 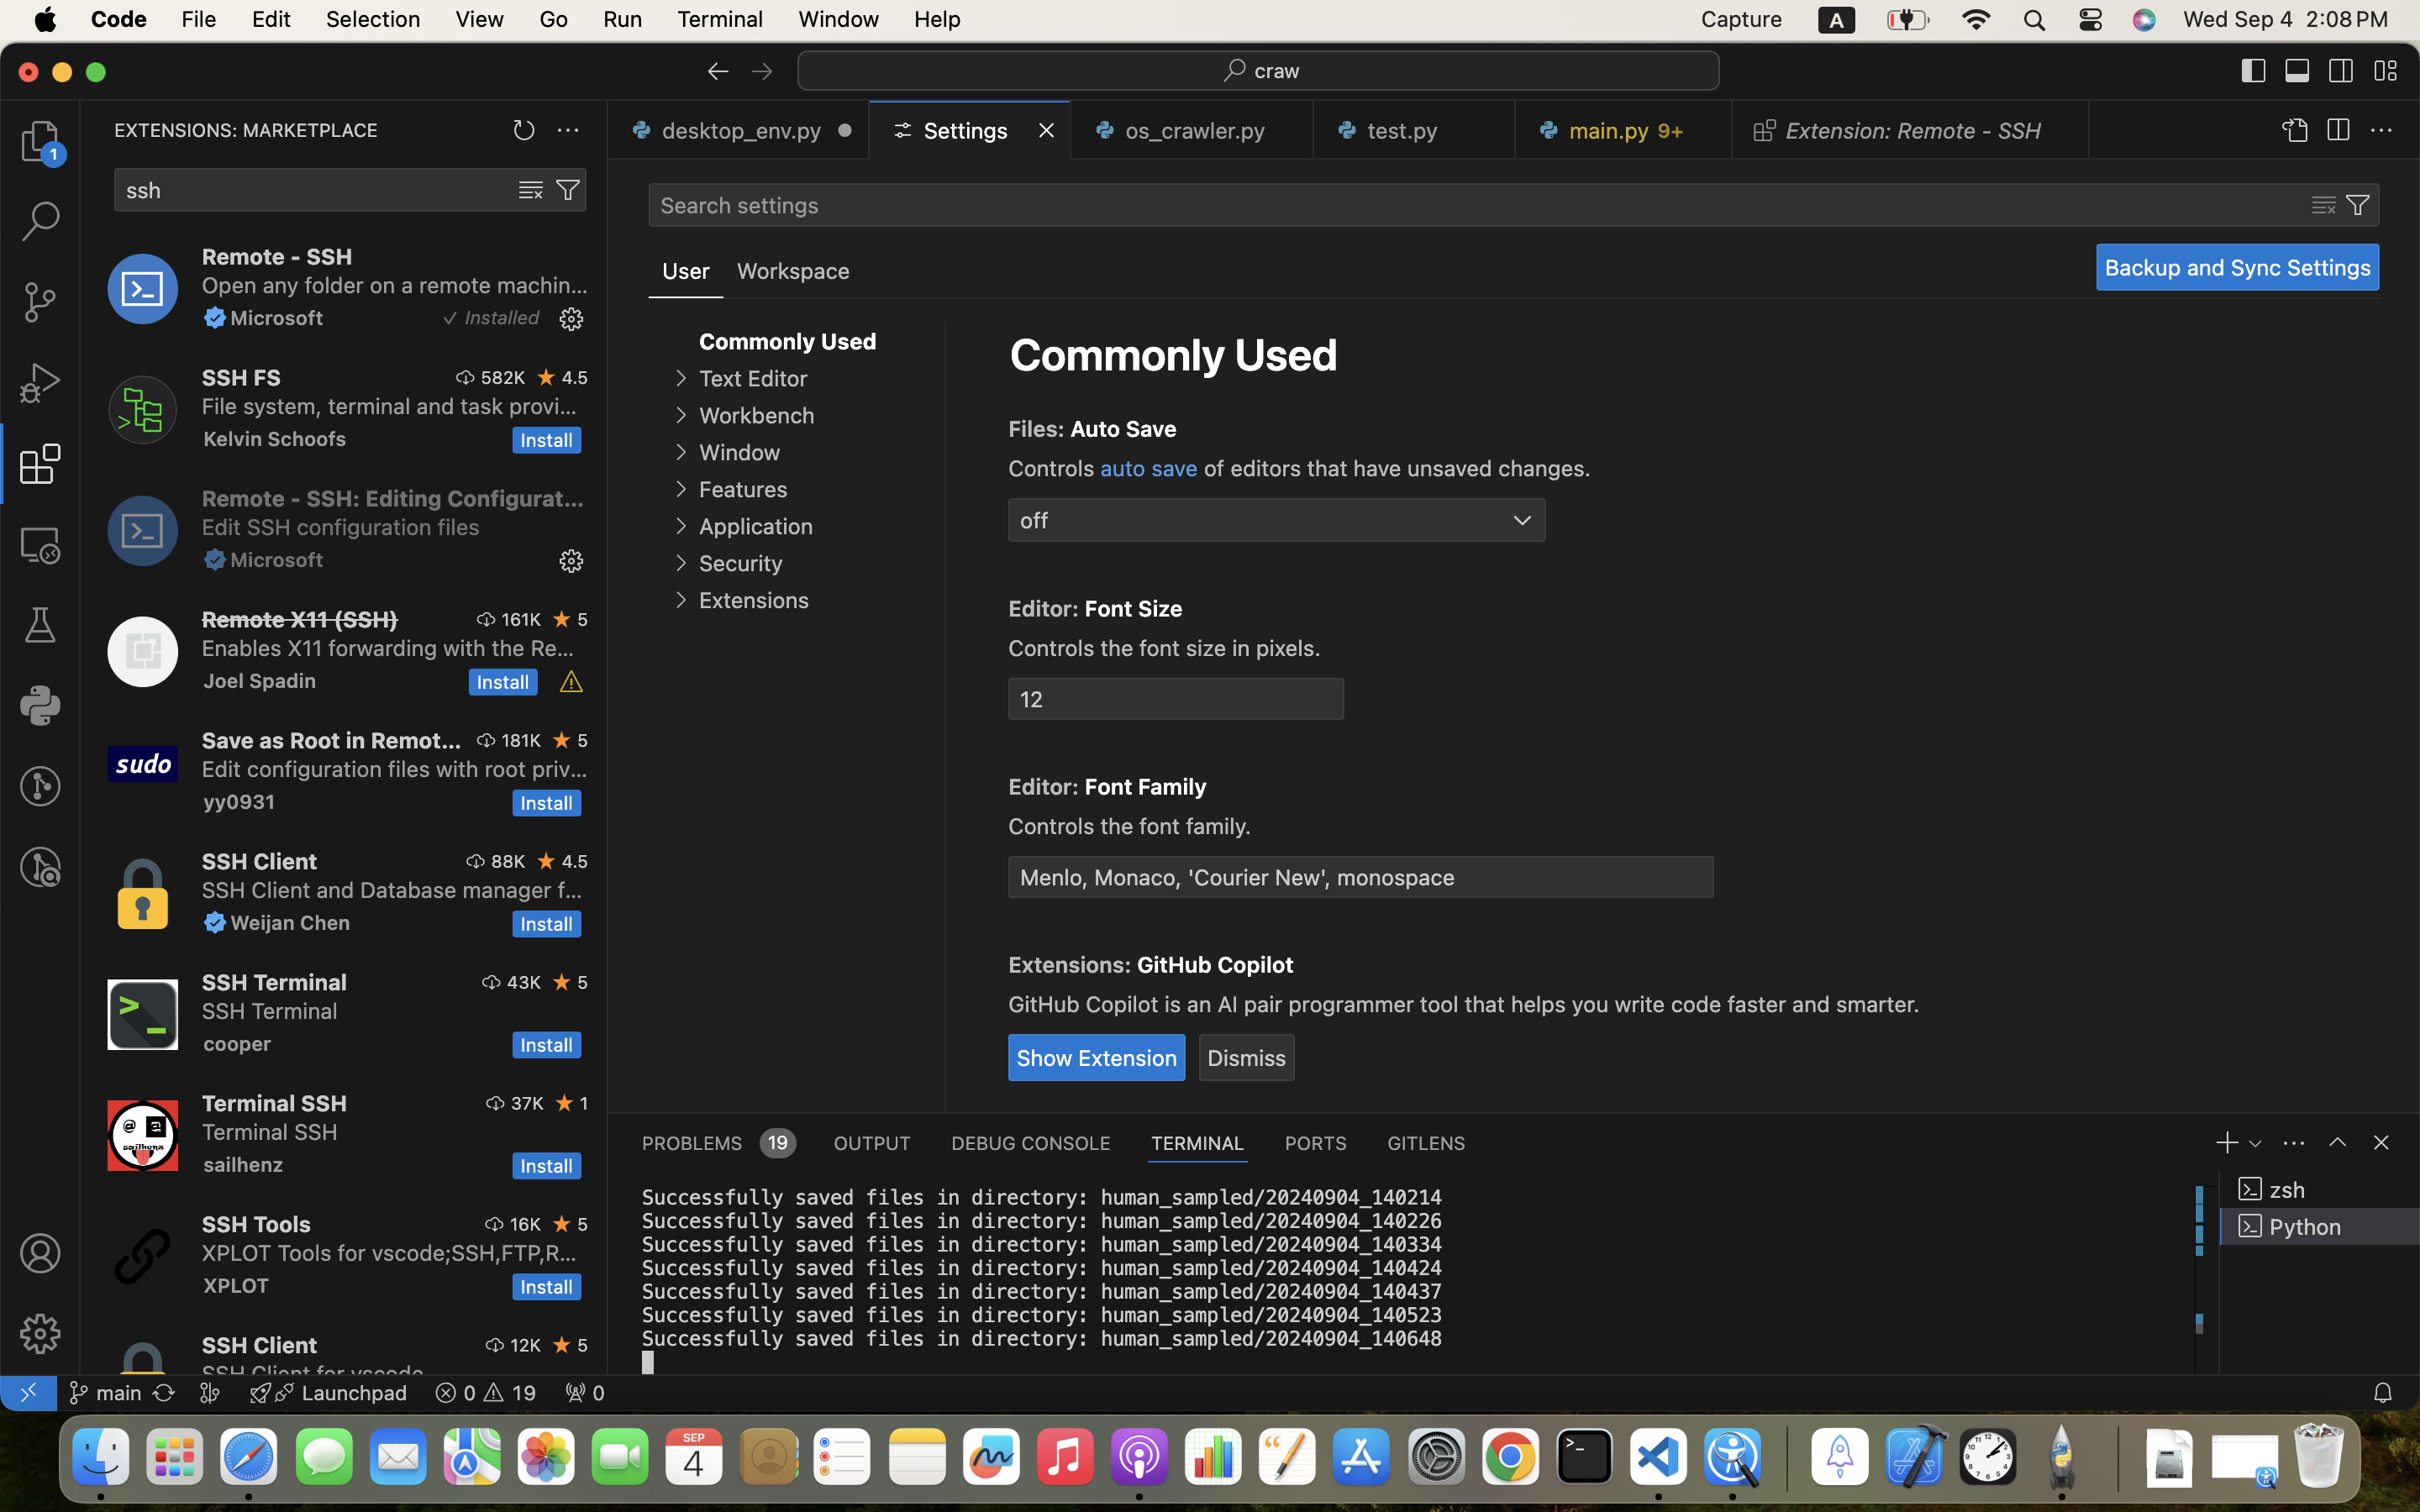 I want to click on 'Python ', so click(x=2319, y=1225).